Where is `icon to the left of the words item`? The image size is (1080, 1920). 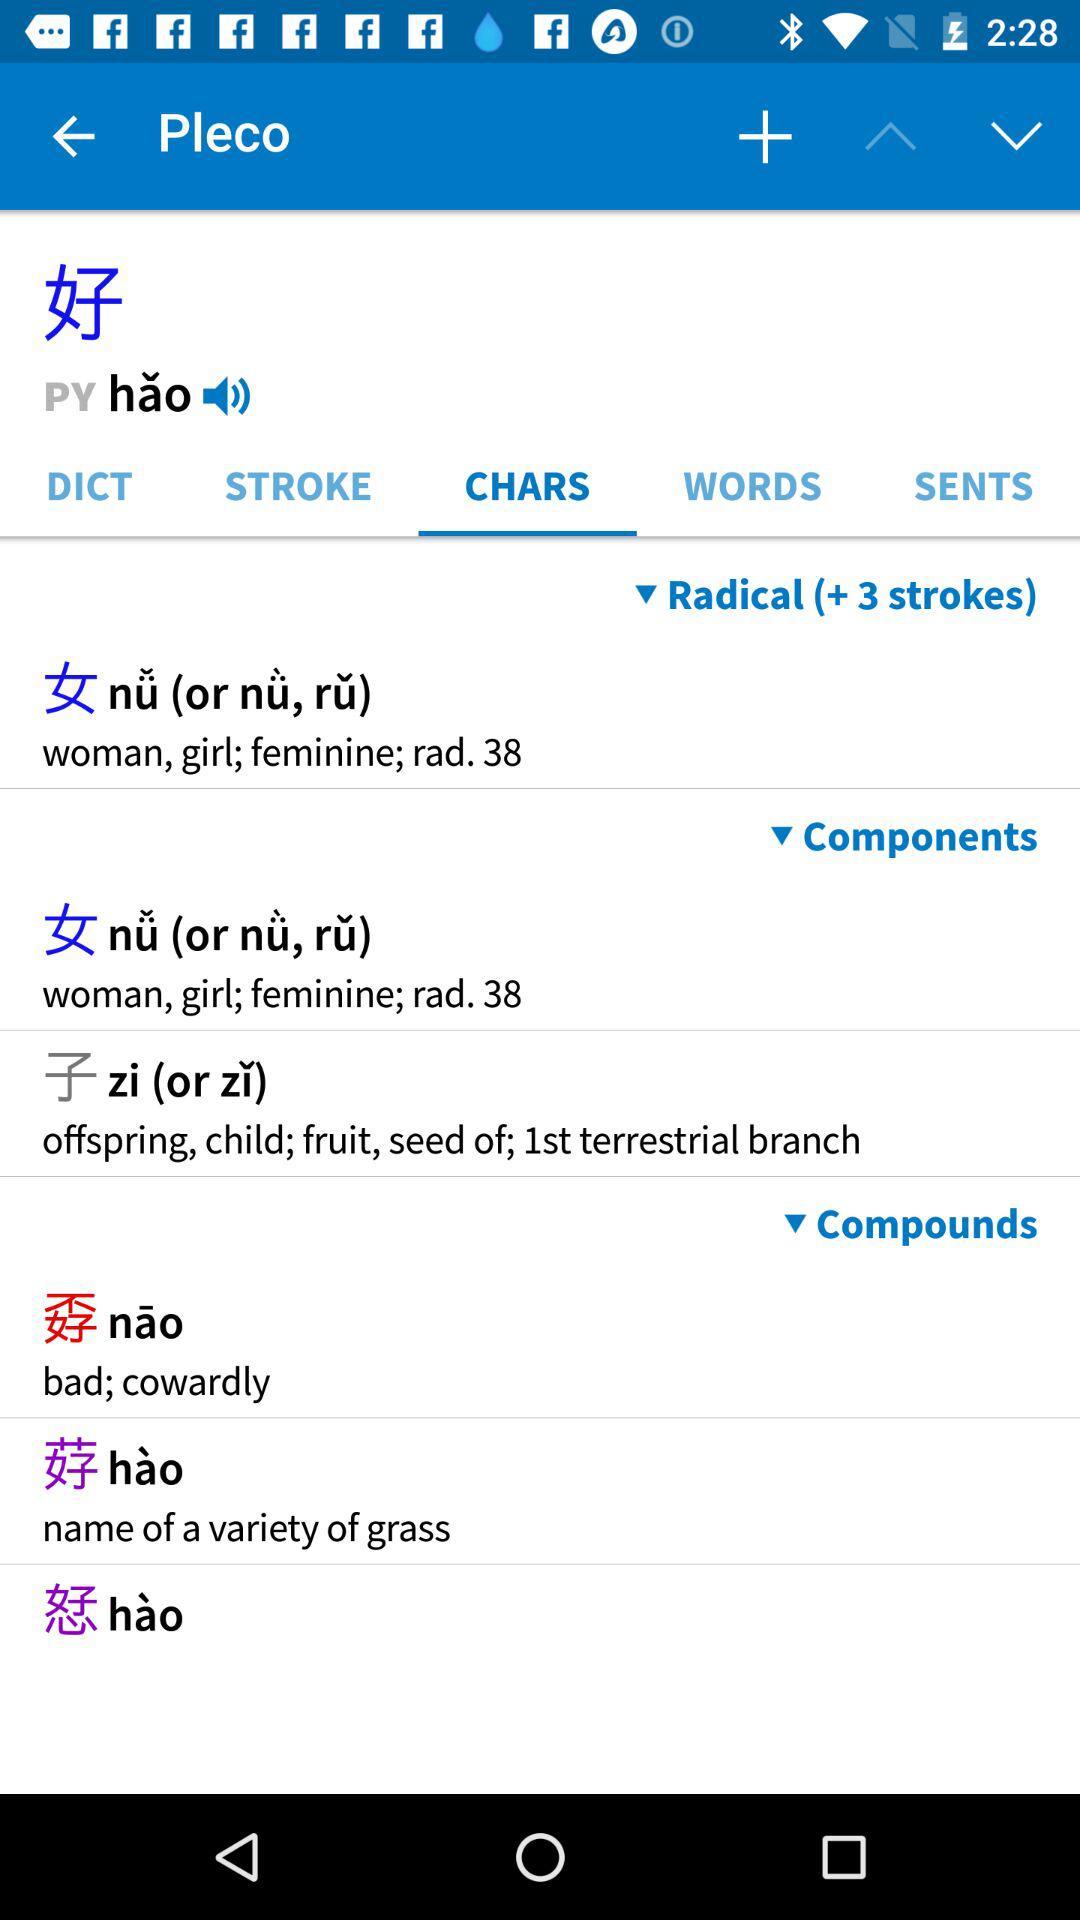 icon to the left of the words item is located at coordinates (526, 483).